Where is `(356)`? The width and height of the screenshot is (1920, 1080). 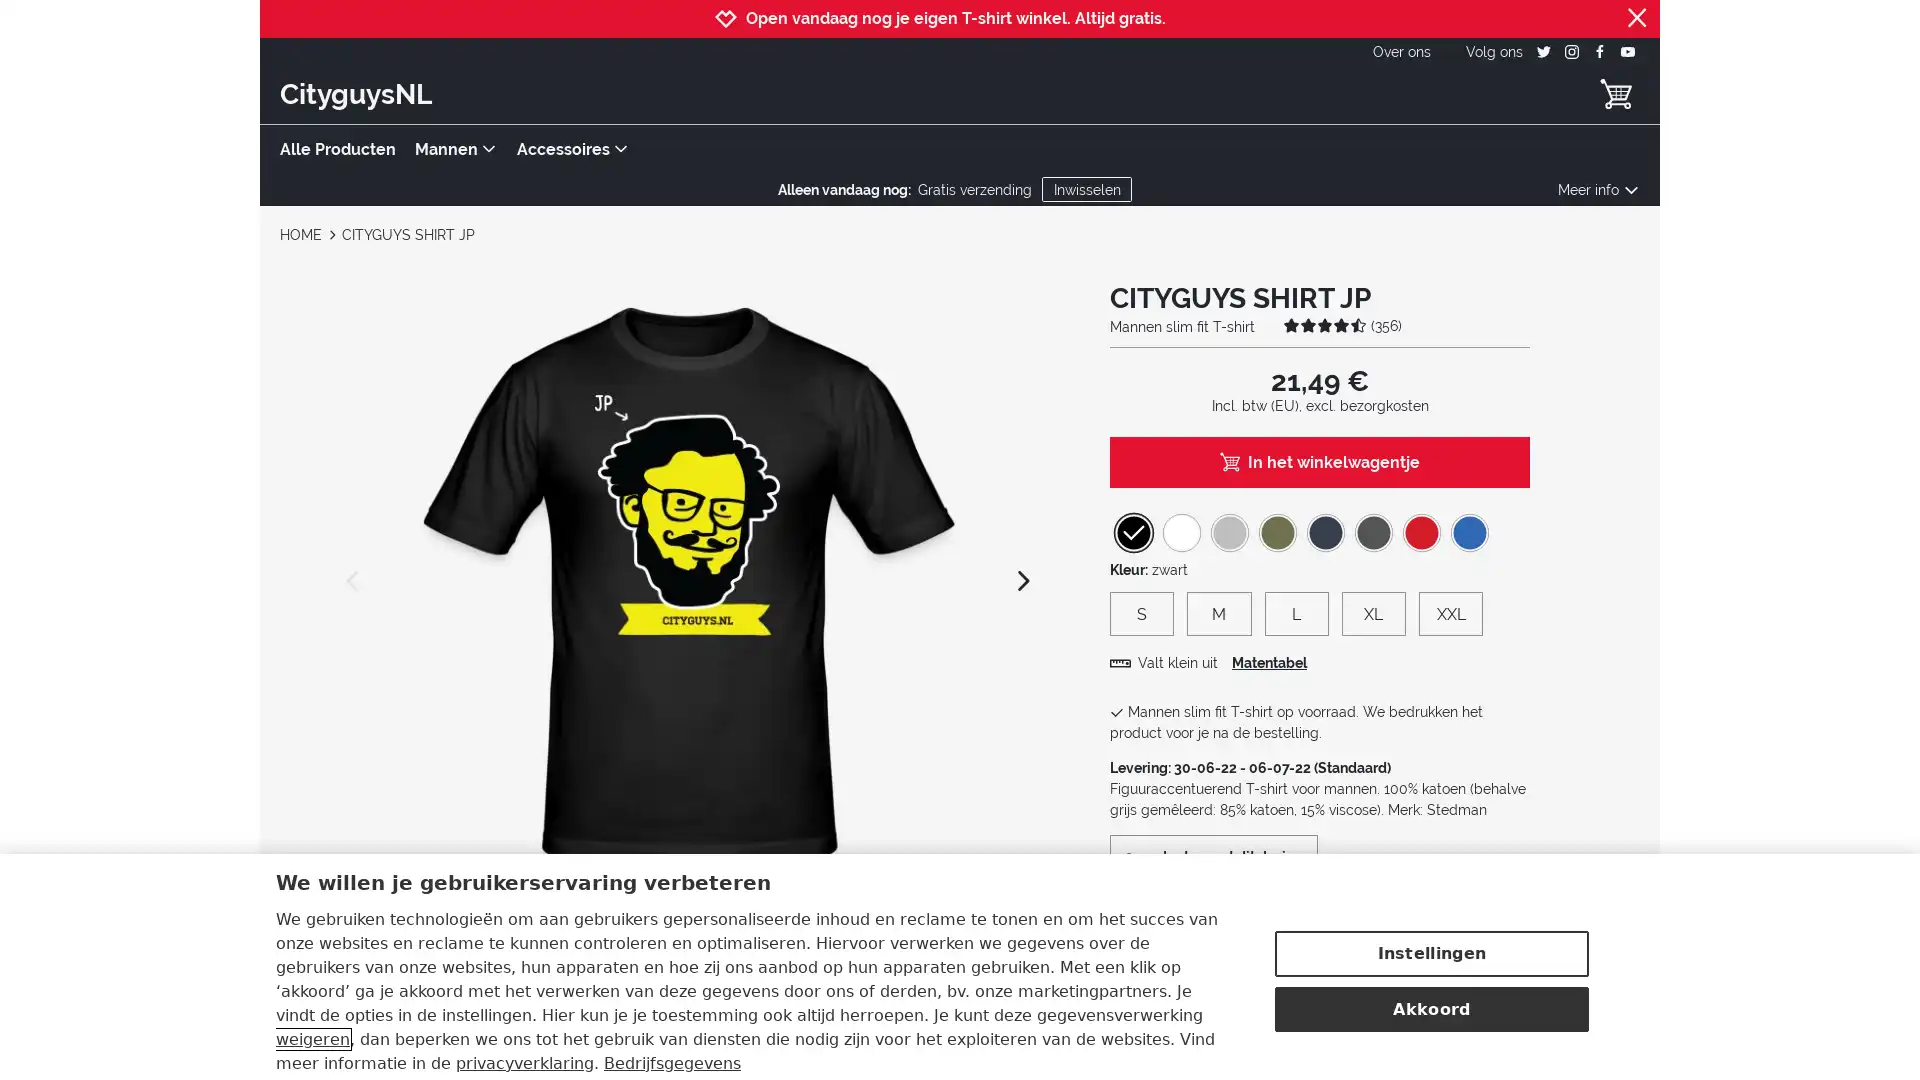 (356) is located at coordinates (1342, 323).